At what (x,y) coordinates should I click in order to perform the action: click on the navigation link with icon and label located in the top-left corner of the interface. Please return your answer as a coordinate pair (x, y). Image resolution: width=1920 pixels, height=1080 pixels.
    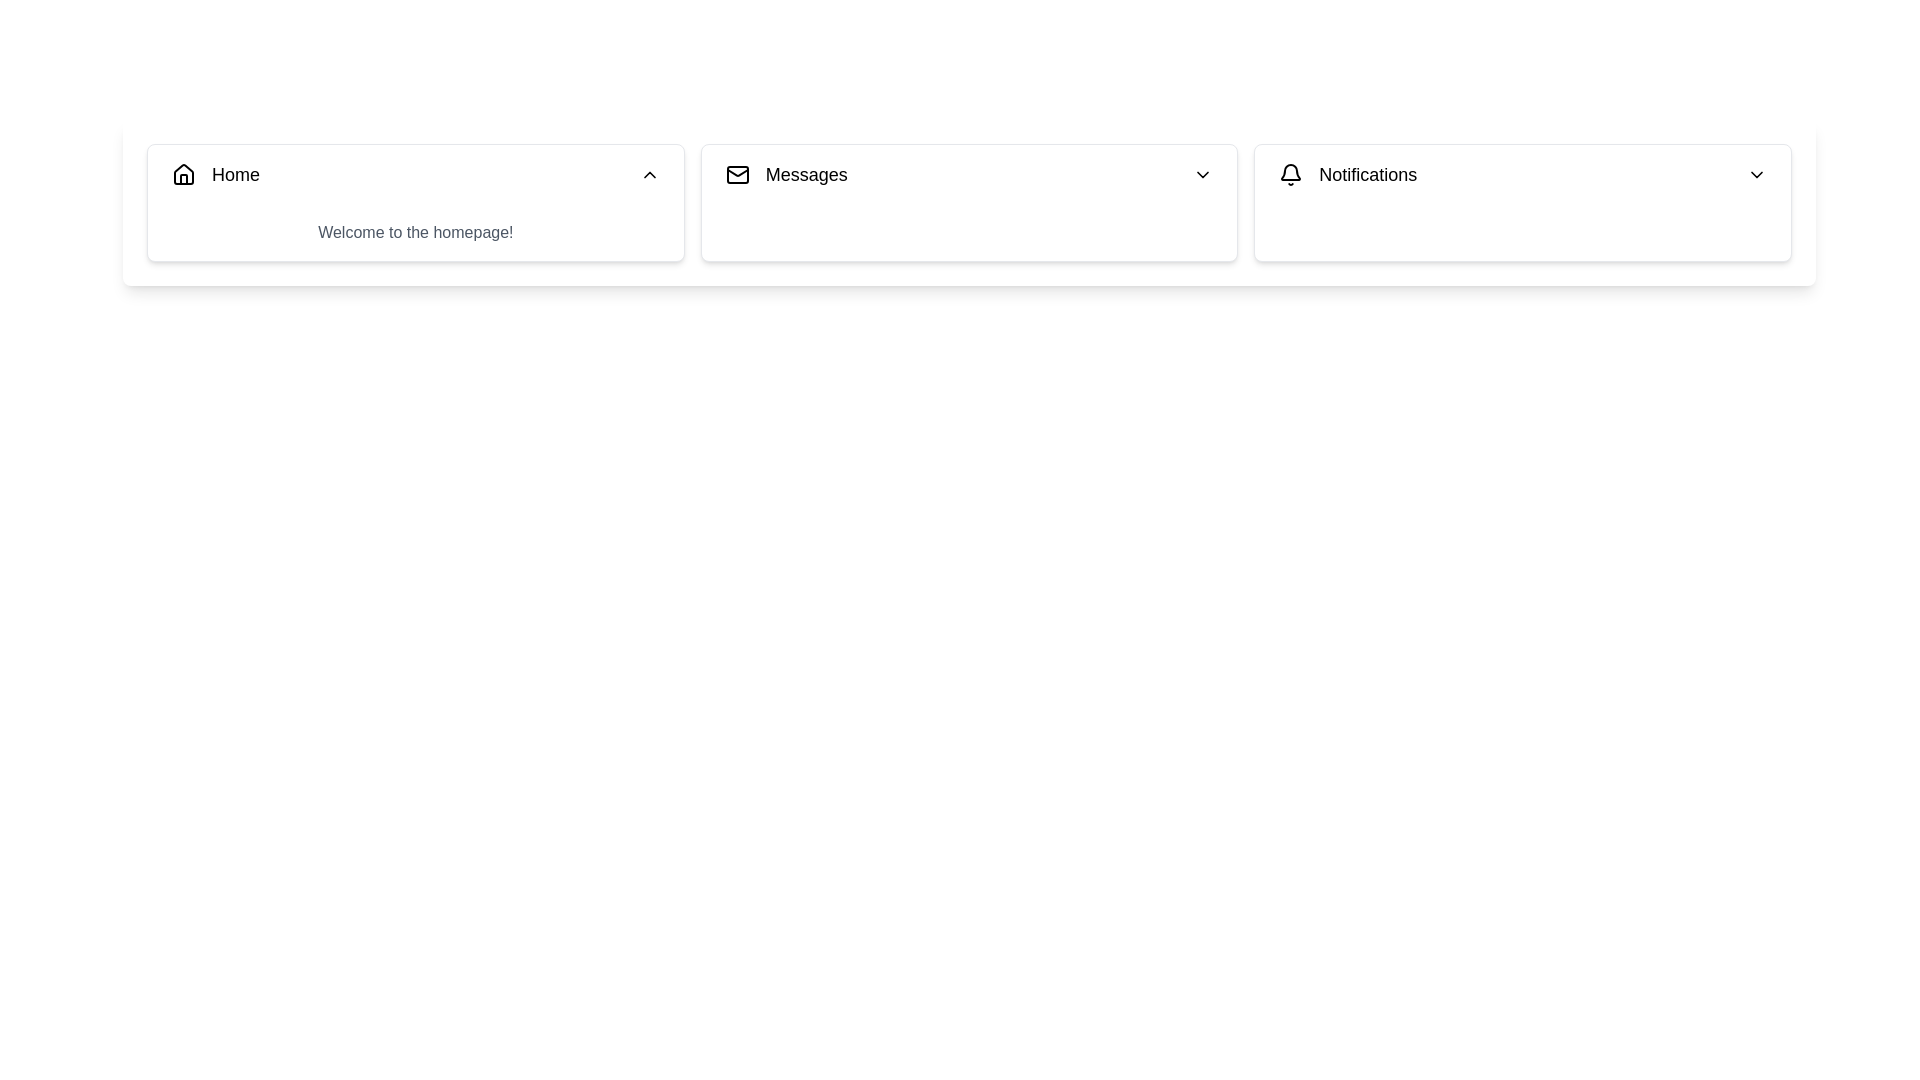
    Looking at the image, I should click on (216, 173).